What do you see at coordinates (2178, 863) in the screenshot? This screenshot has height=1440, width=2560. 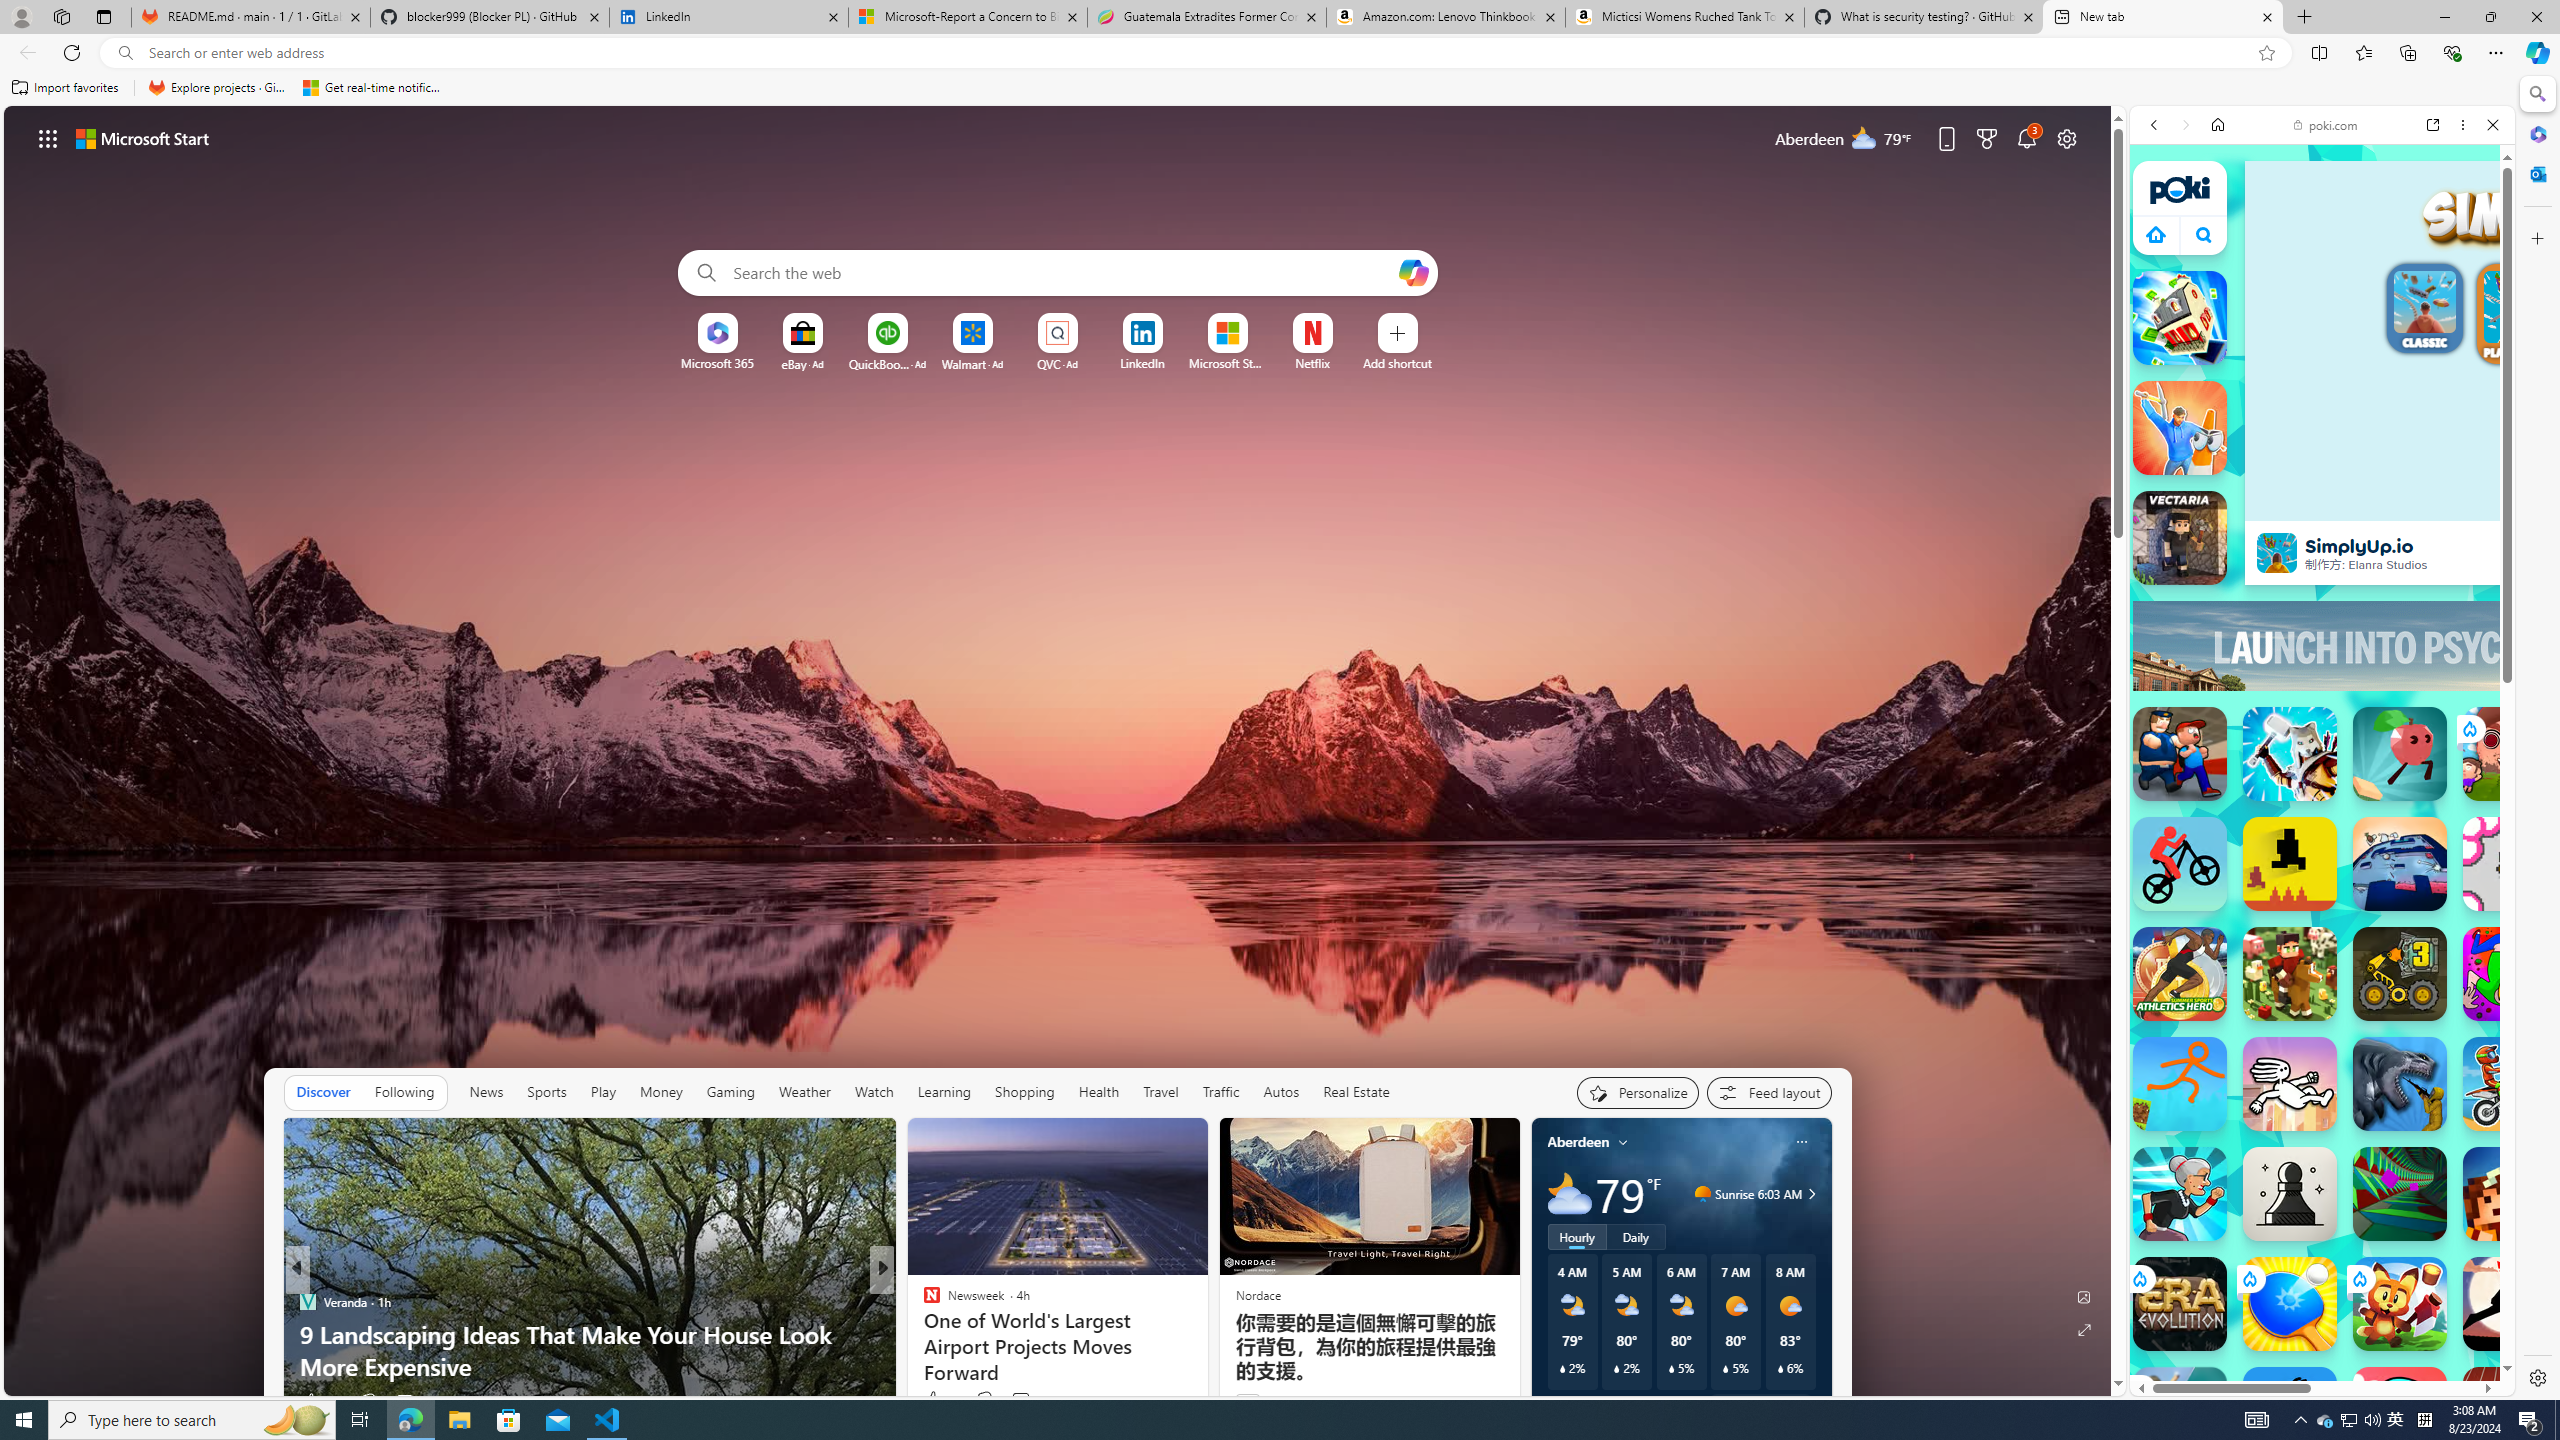 I see `'Stickman Bike Stickman Bike'` at bounding box center [2178, 863].